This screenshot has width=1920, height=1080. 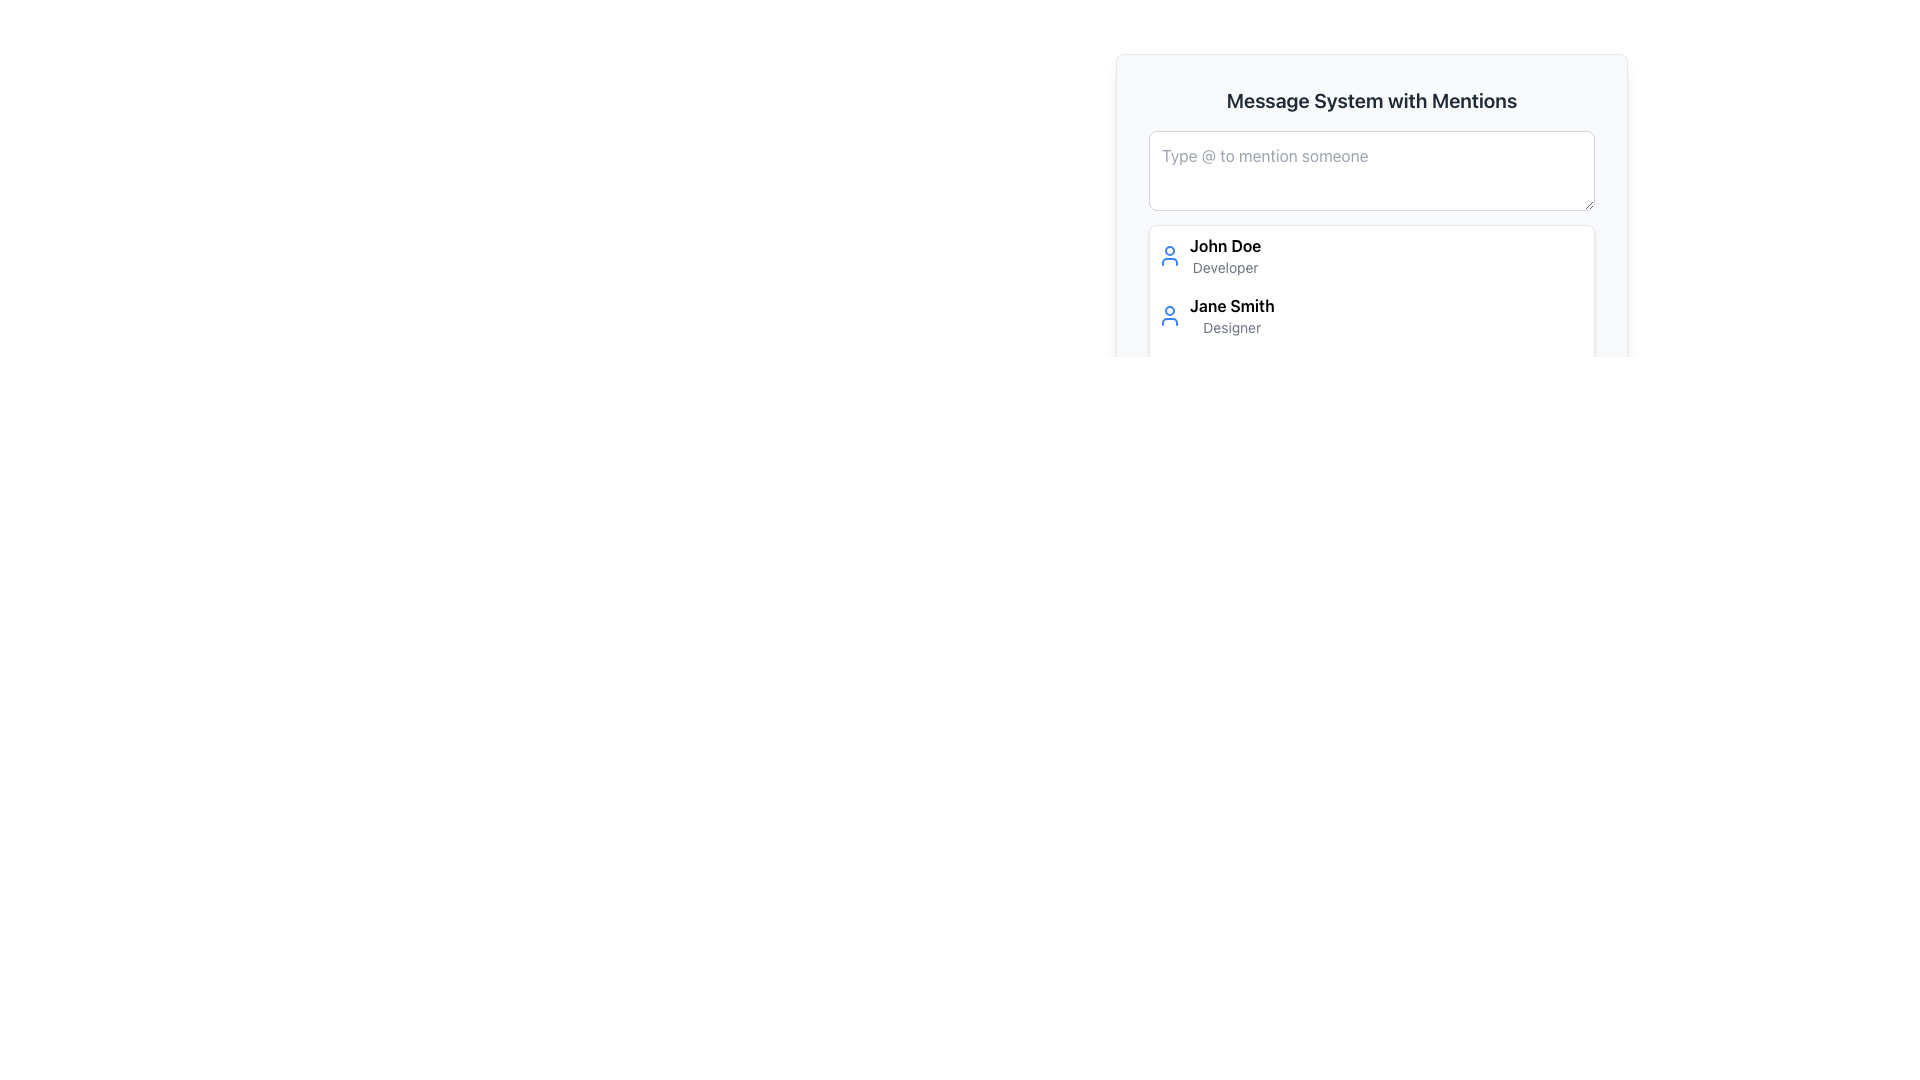 I want to click on the user profile icon for 'Jane Smith', which is located at the top-left region of the list item for 'Jane Smith Designer', so click(x=1170, y=315).